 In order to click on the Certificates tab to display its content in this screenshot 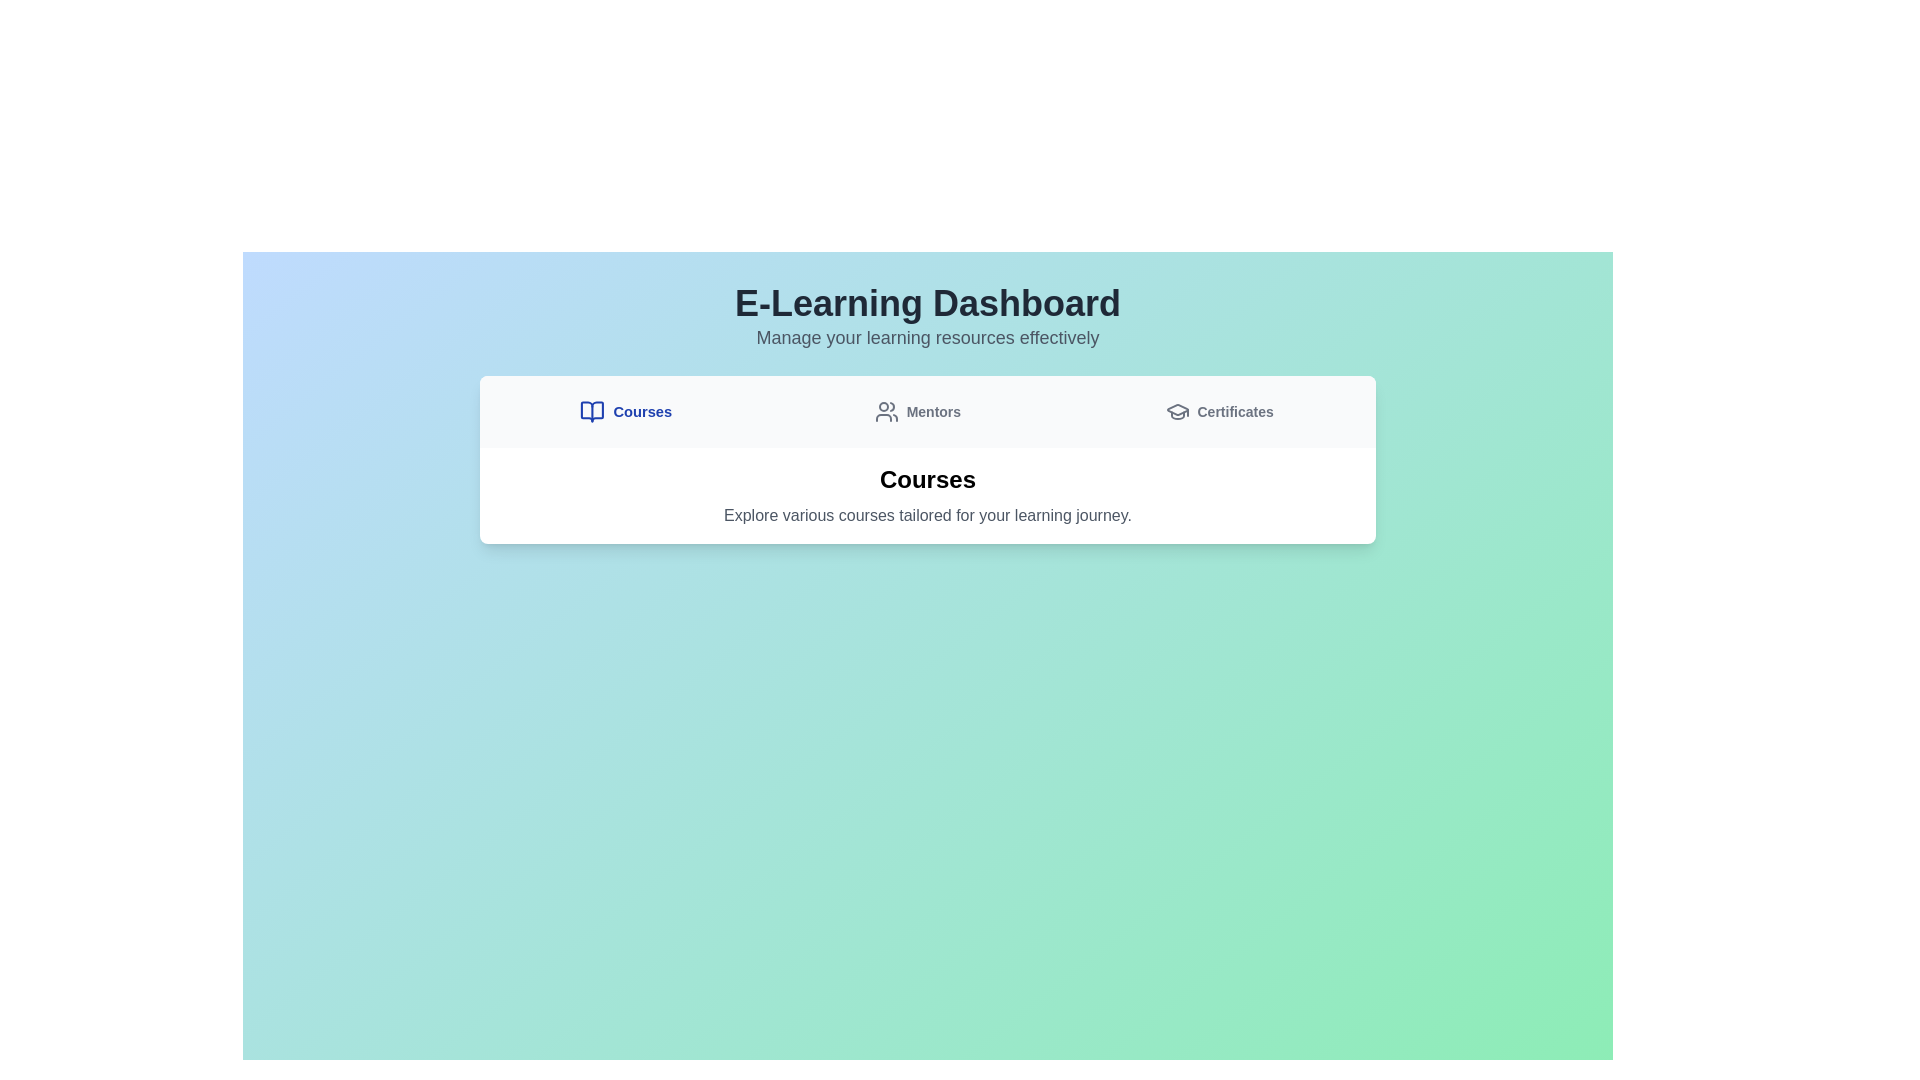, I will do `click(1218, 411)`.